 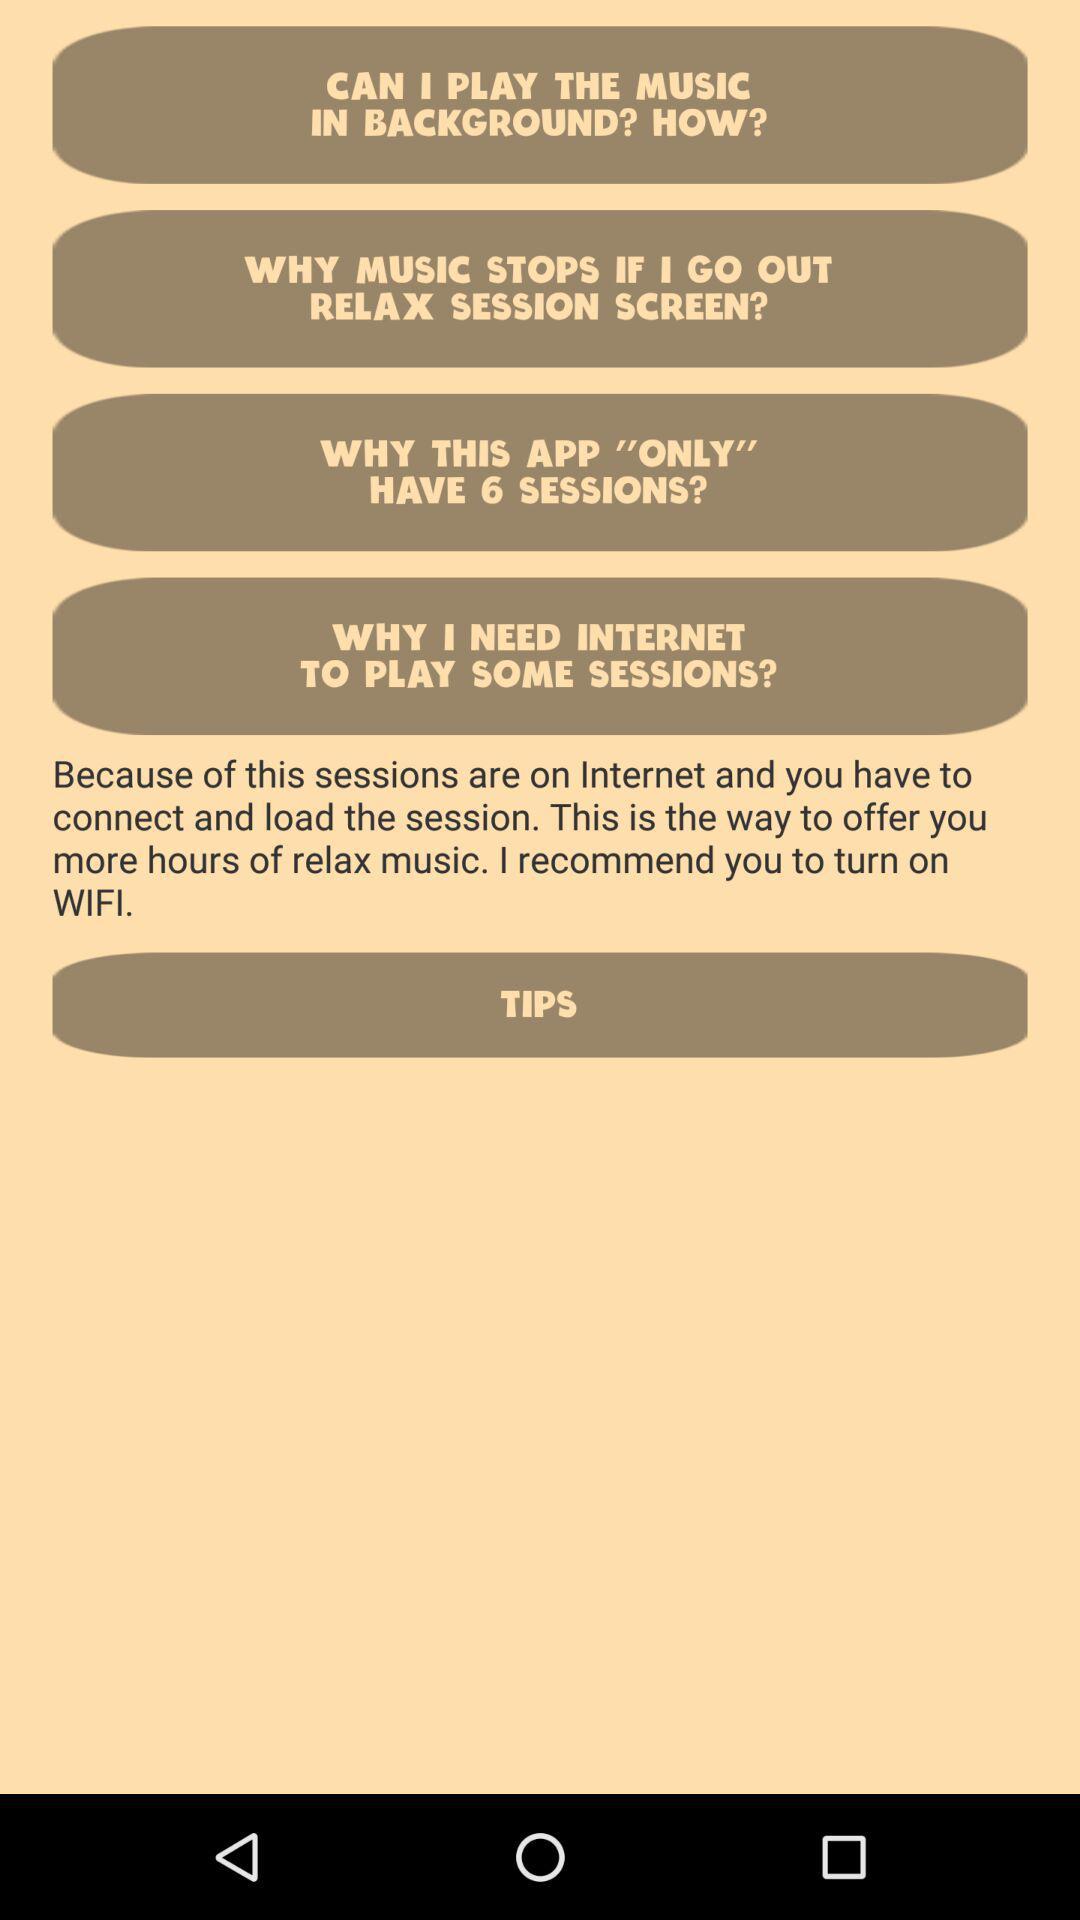 What do you see at coordinates (540, 1004) in the screenshot?
I see `app below the because of this app` at bounding box center [540, 1004].